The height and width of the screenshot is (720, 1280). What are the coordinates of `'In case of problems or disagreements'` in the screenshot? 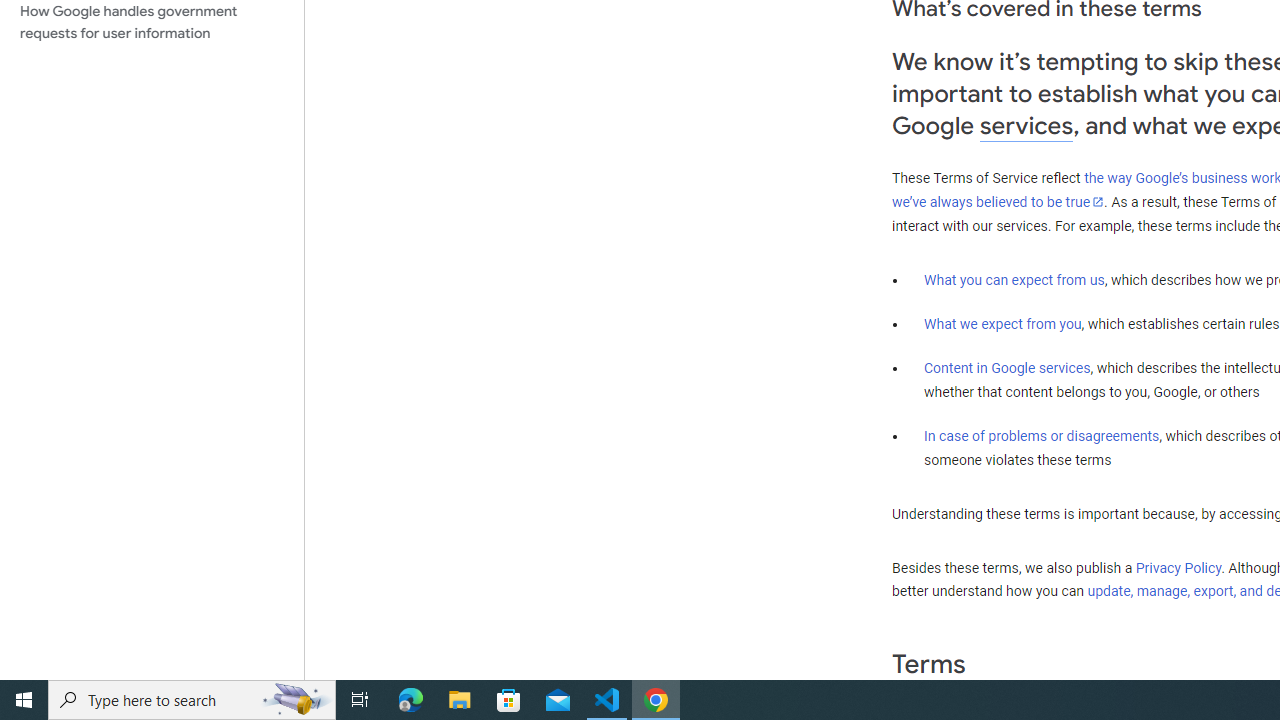 It's located at (1040, 434).